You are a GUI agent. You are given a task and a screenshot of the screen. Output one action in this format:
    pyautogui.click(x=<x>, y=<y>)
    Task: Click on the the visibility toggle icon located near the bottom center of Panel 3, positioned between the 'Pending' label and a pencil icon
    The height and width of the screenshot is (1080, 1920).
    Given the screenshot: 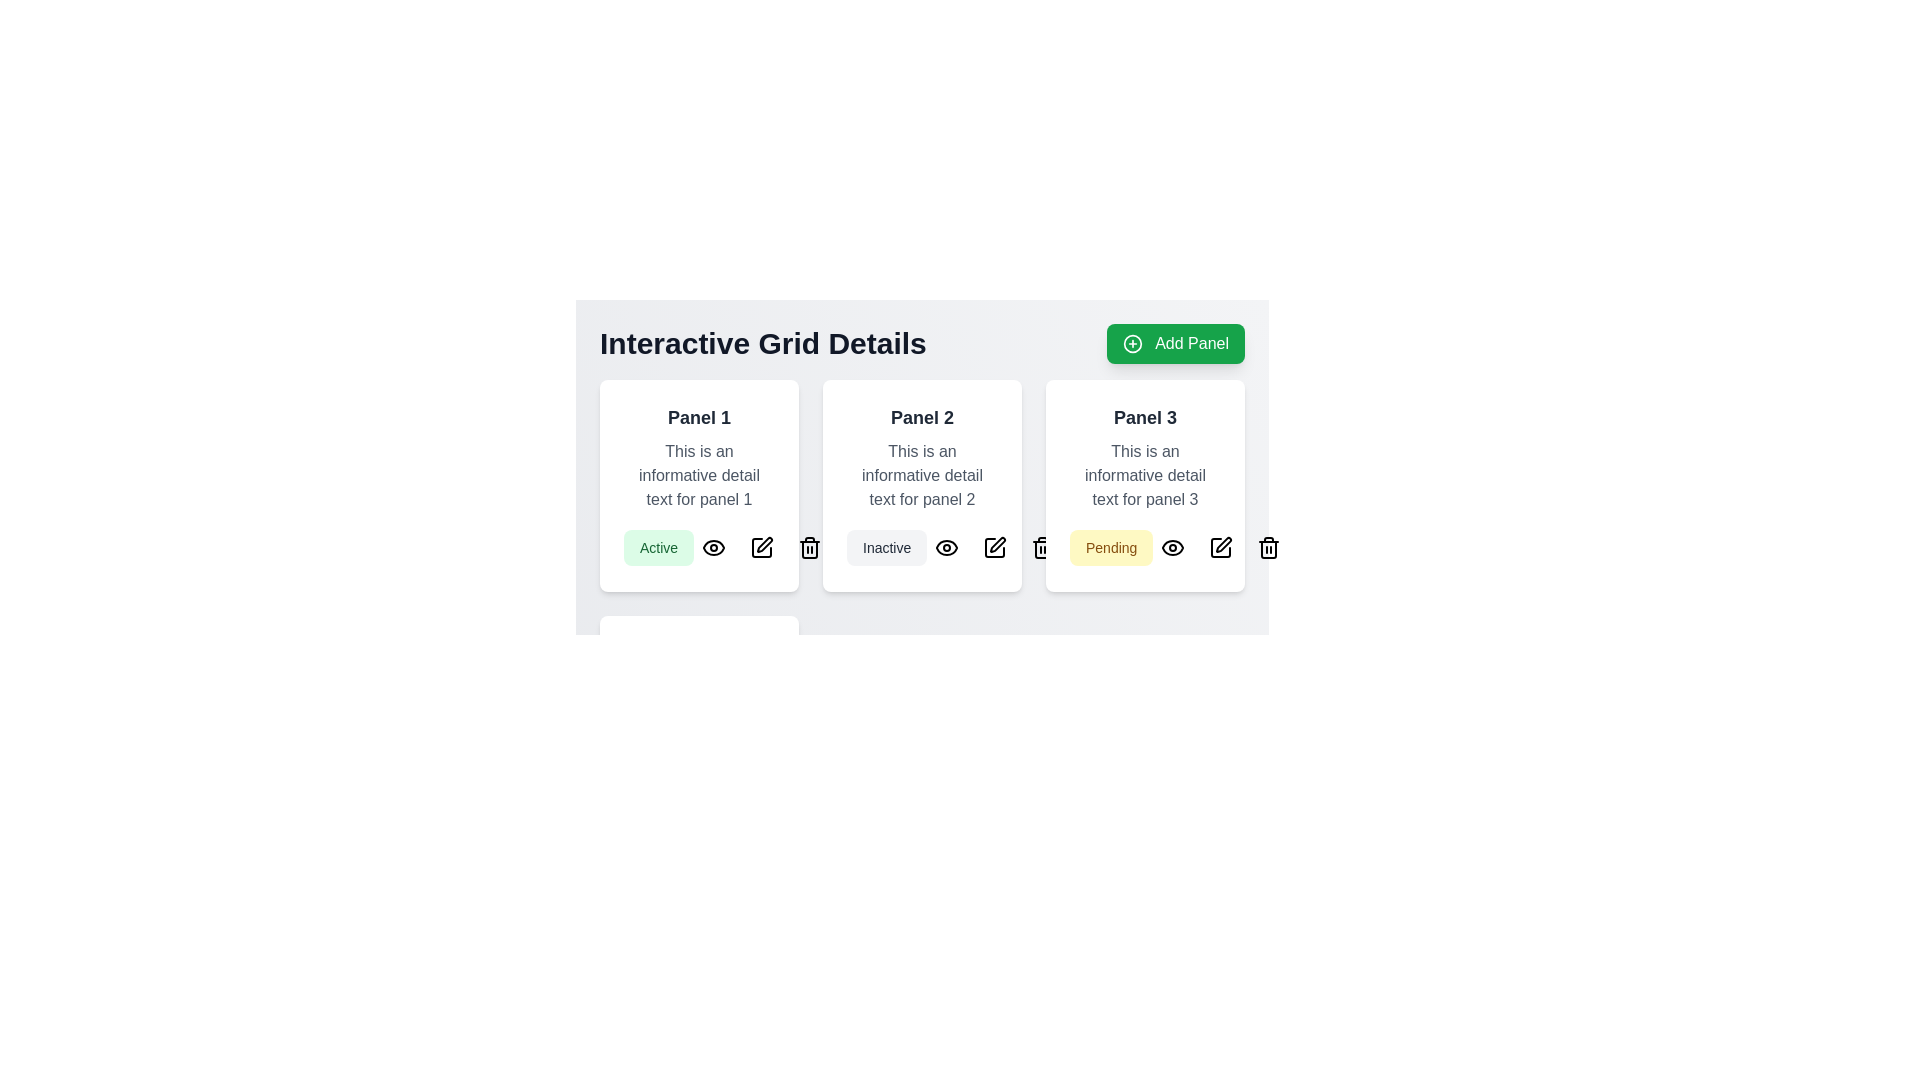 What is the action you would take?
    pyautogui.click(x=1173, y=547)
    